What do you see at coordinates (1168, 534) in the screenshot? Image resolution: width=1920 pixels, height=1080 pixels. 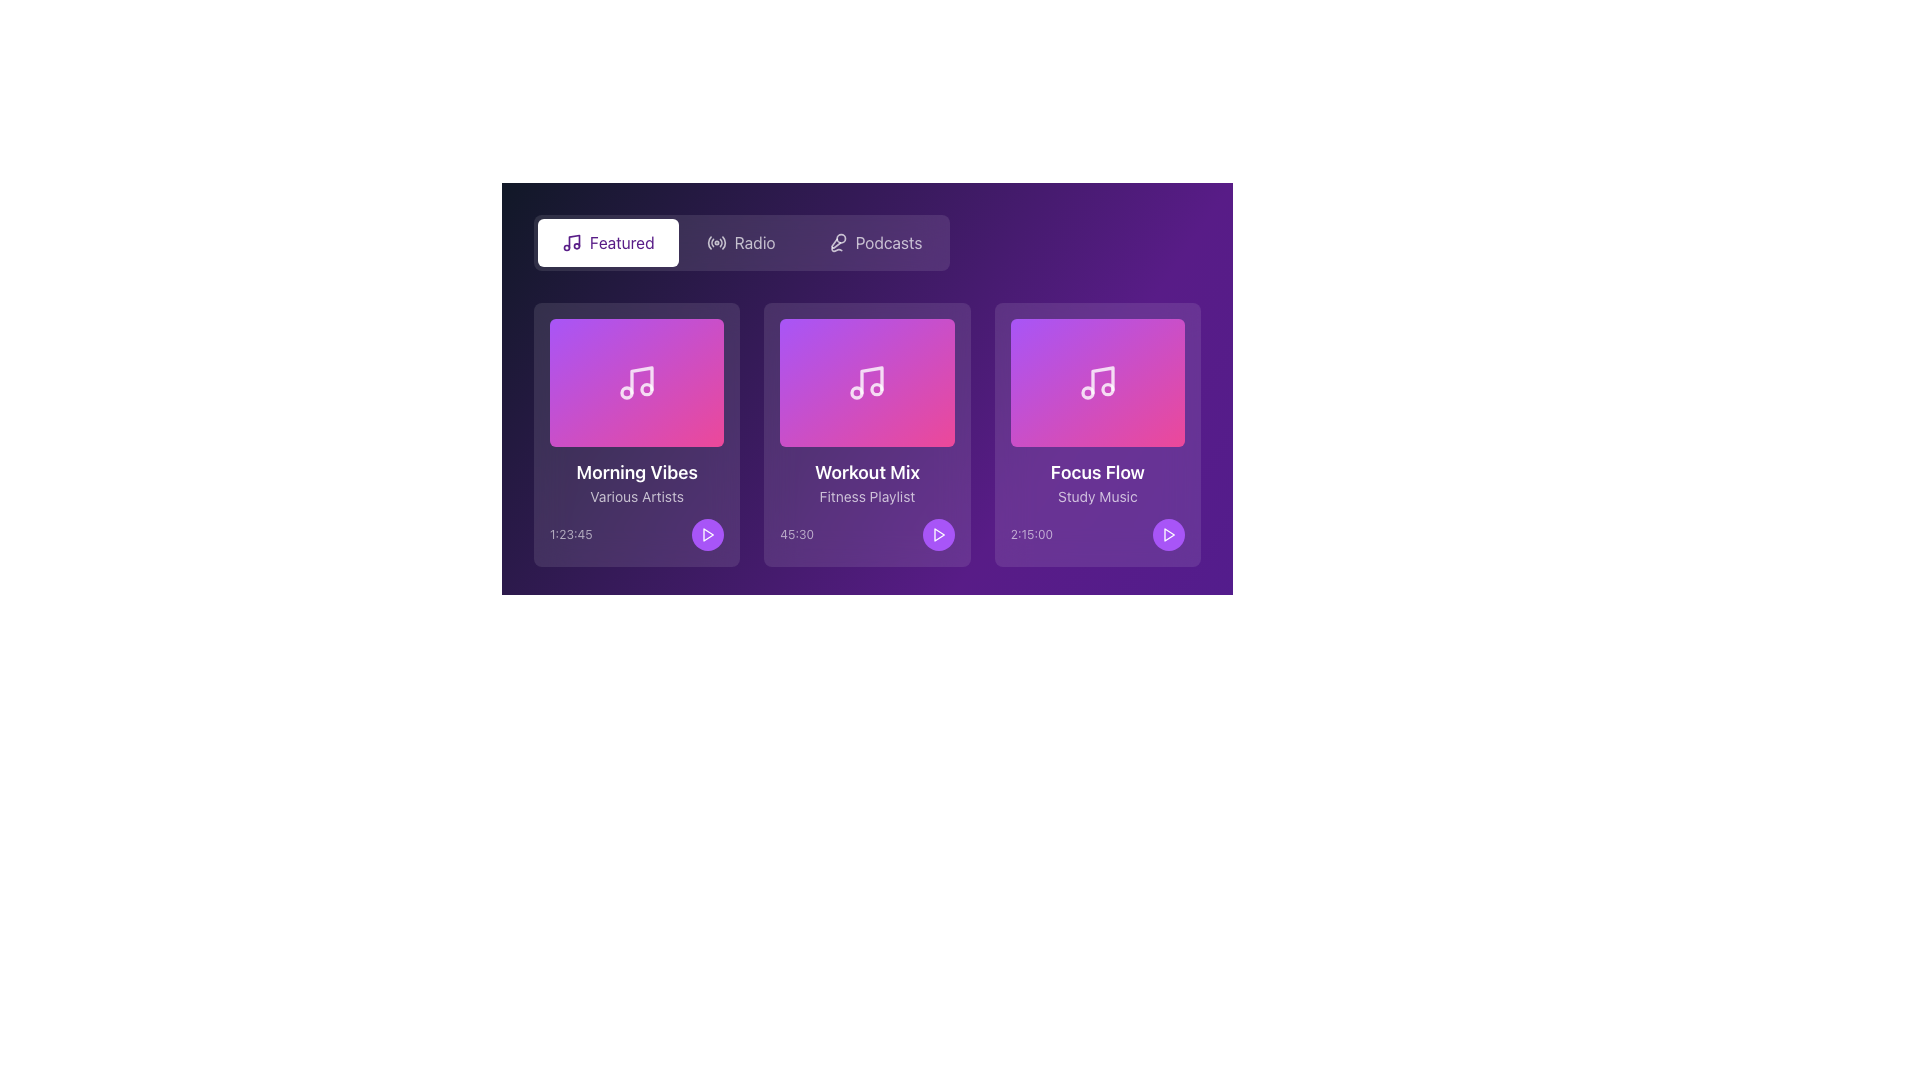 I see `the play button, which is a triangular vector graphic in white on a purple circular background, located at the bottom-right corner of the 'Focus Flow - Study Music' card` at bounding box center [1168, 534].